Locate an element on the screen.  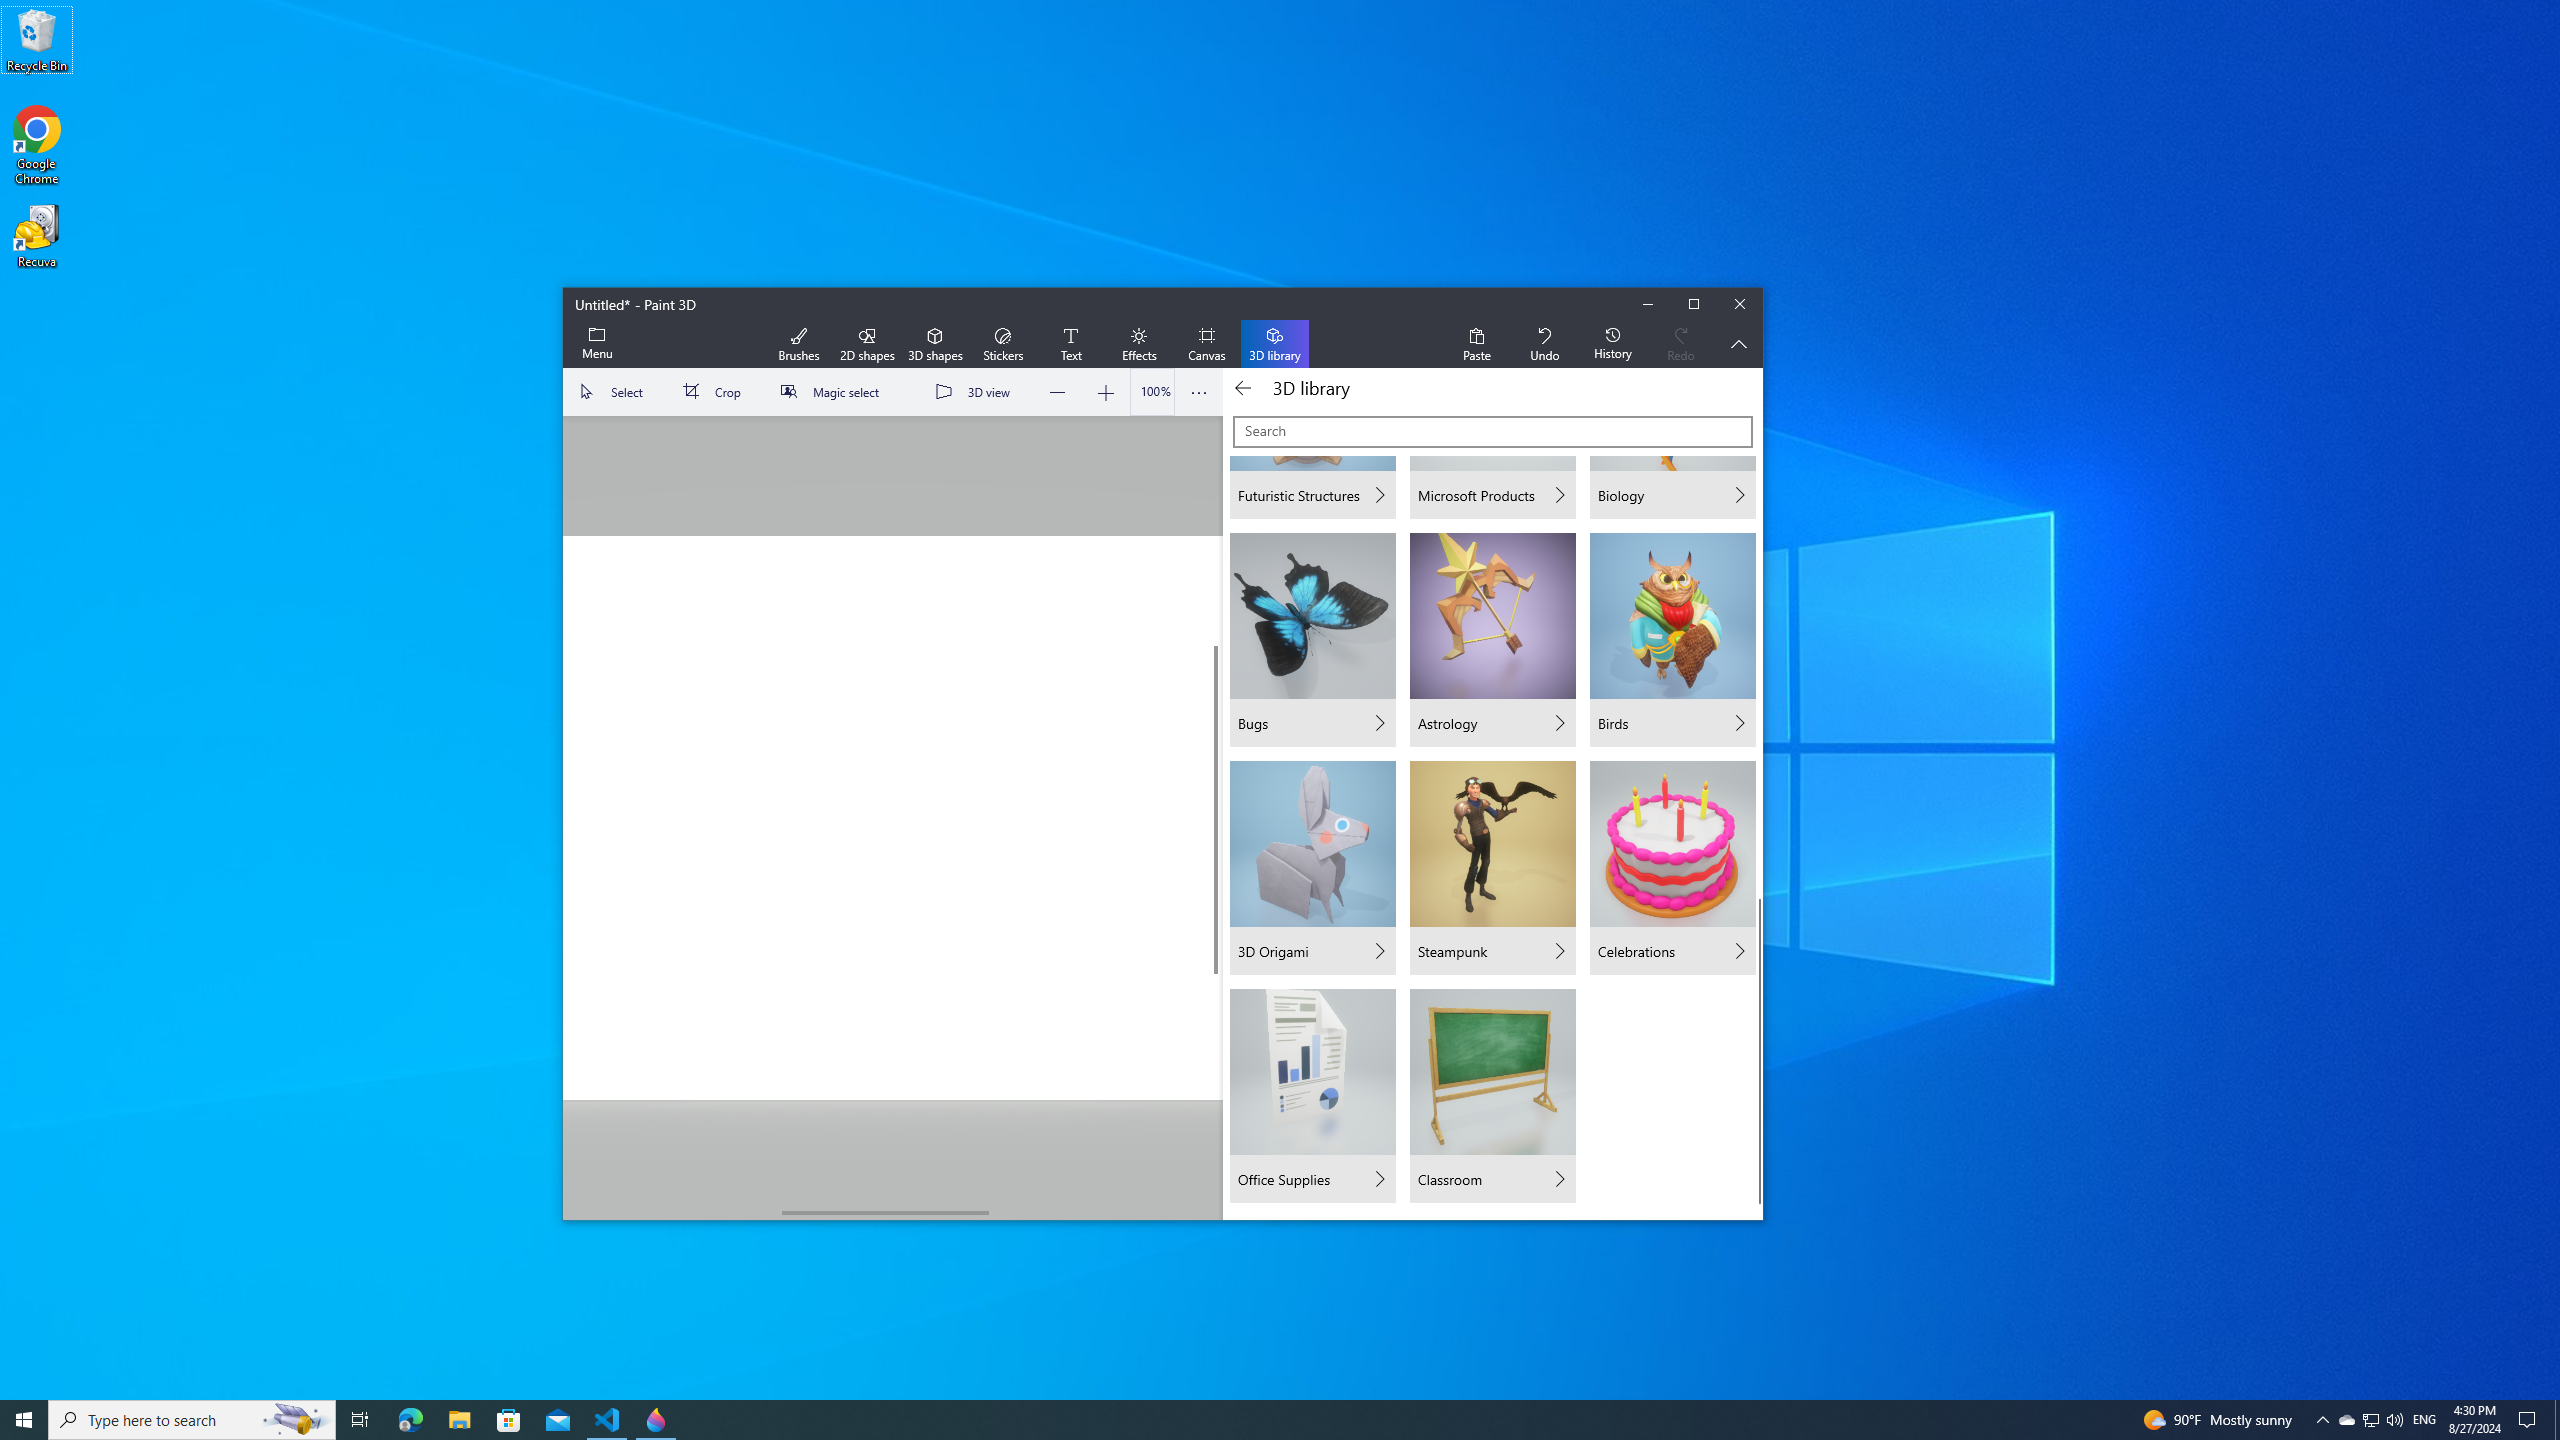
'Recuva' is located at coordinates (36, 235).